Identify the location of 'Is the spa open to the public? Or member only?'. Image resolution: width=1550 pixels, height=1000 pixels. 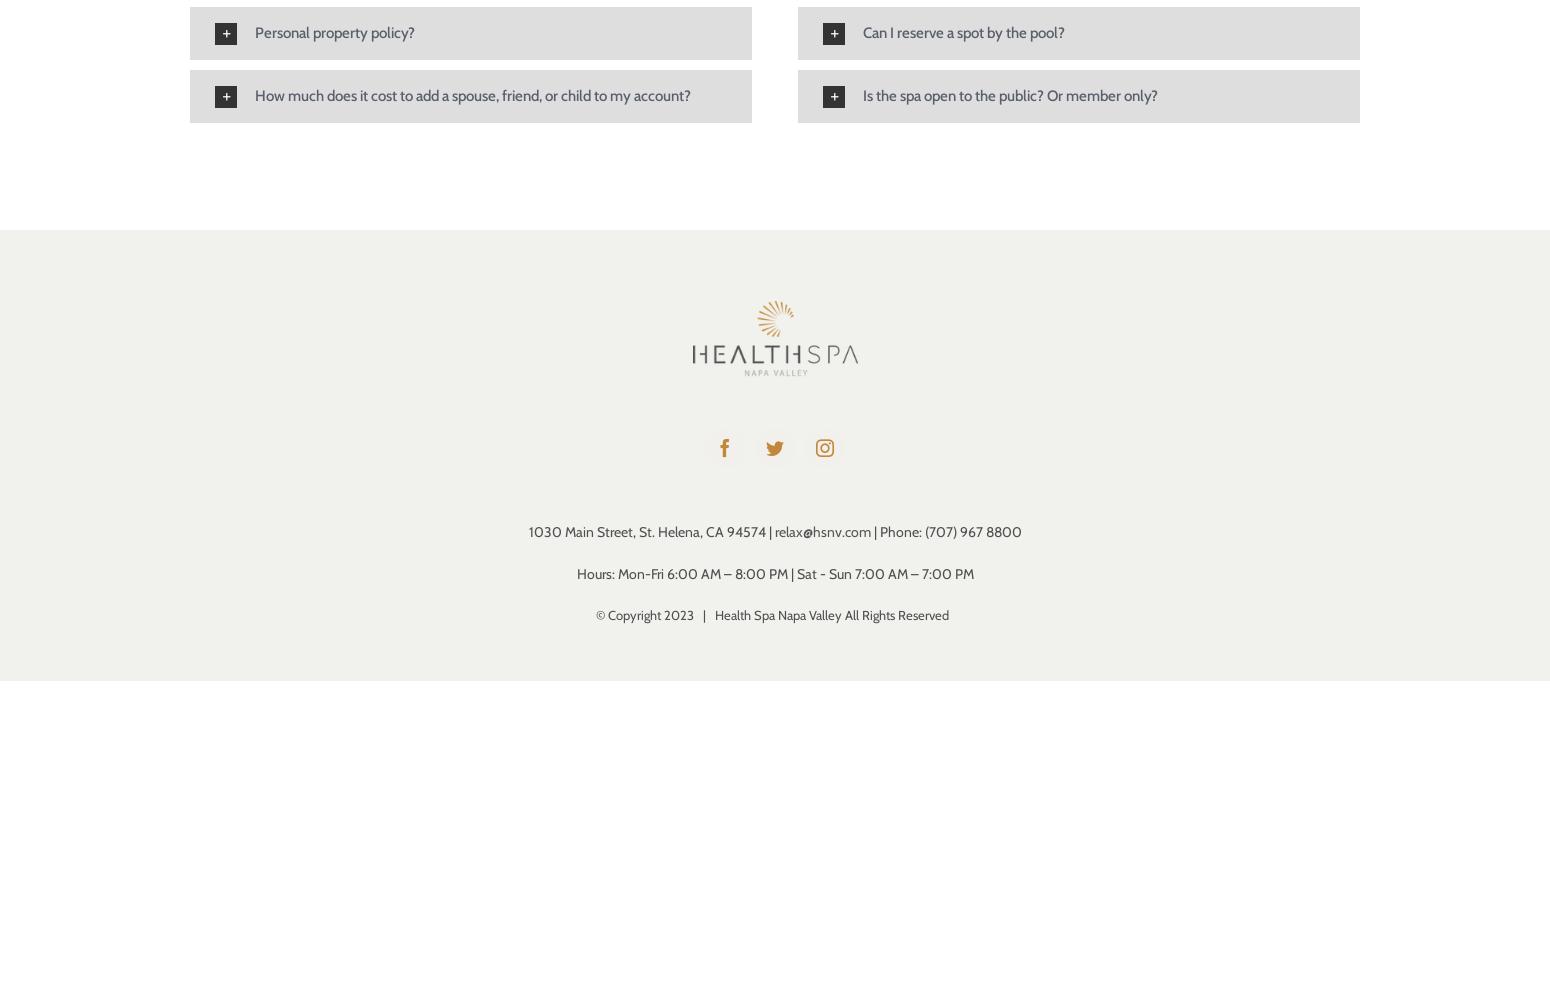
(863, 95).